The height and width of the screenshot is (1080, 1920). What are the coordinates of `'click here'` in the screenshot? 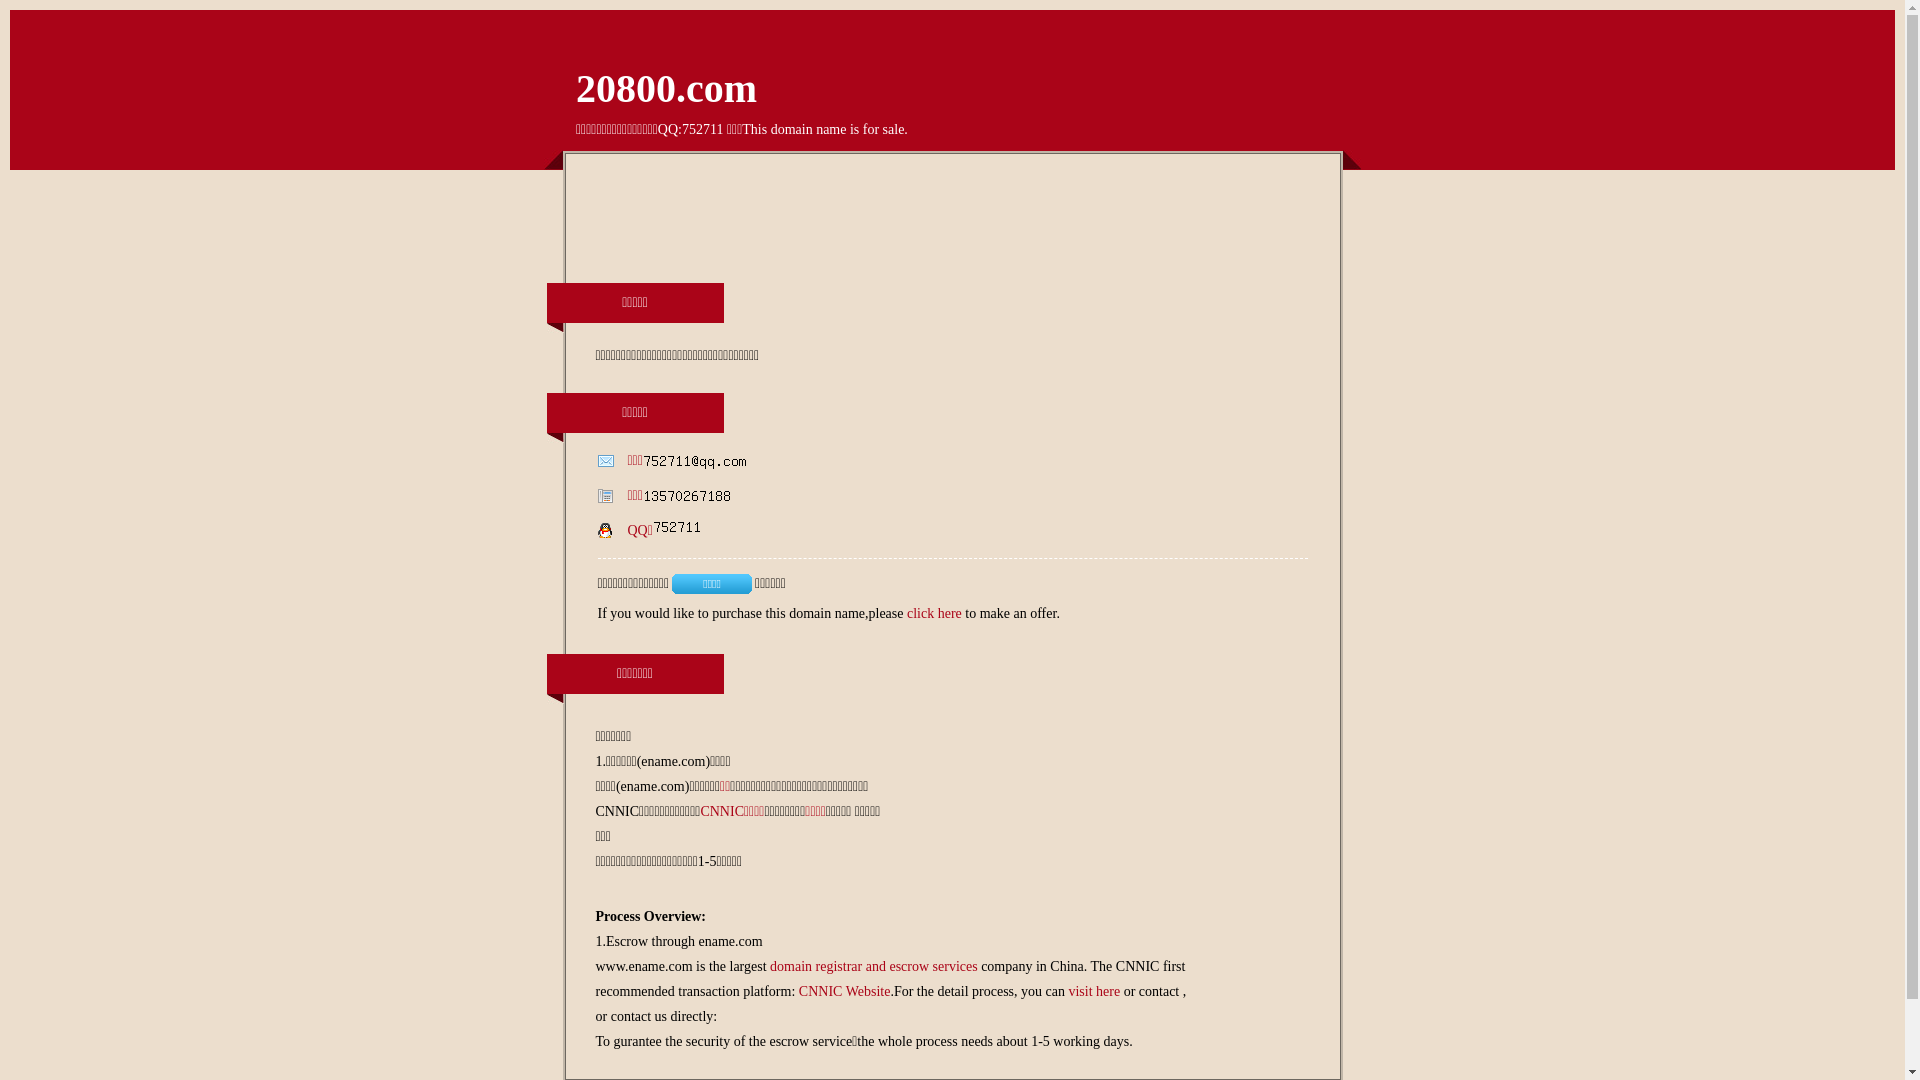 It's located at (906, 612).